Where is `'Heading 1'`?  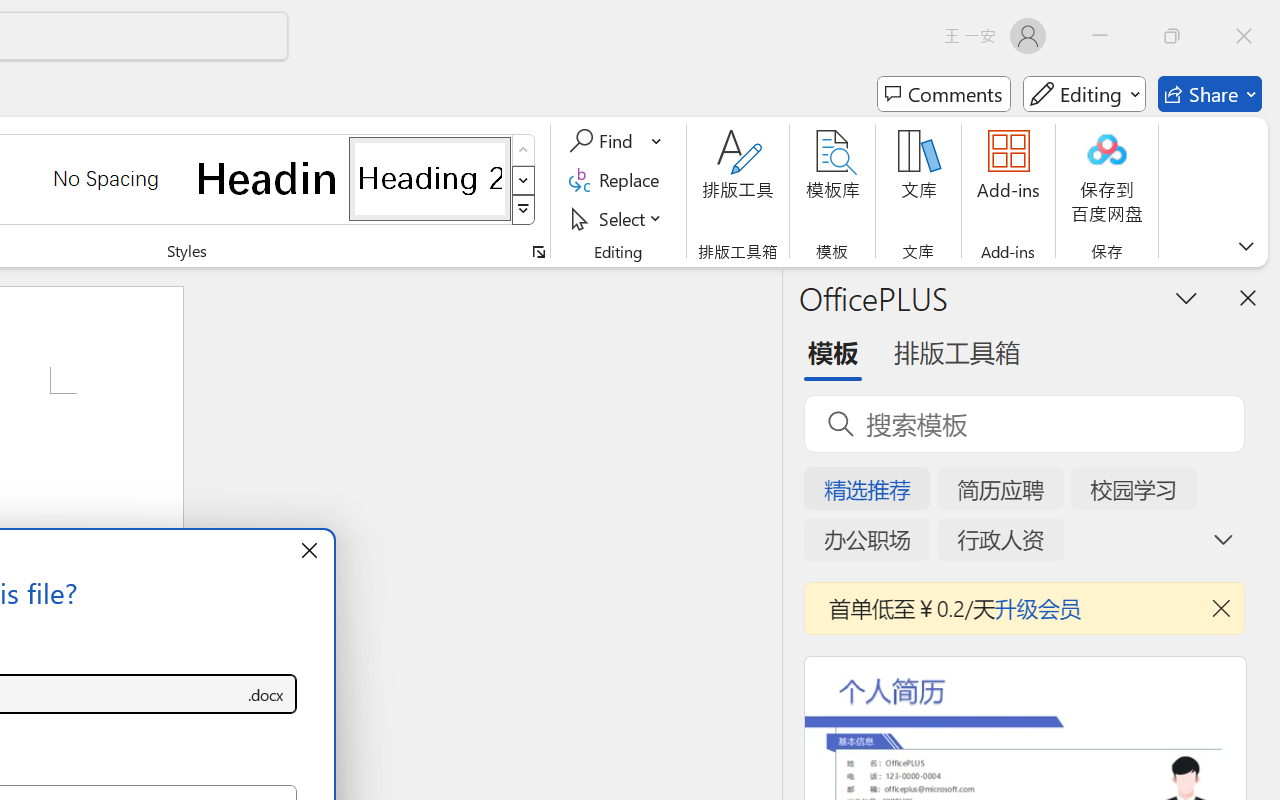 'Heading 1' is located at coordinates (267, 177).